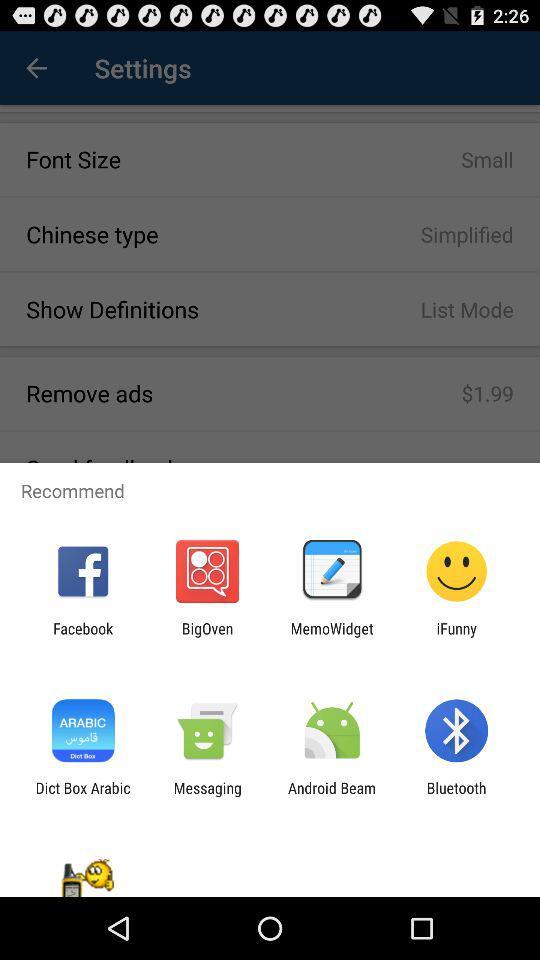 This screenshot has width=540, height=960. I want to click on the ifunny item, so click(456, 636).